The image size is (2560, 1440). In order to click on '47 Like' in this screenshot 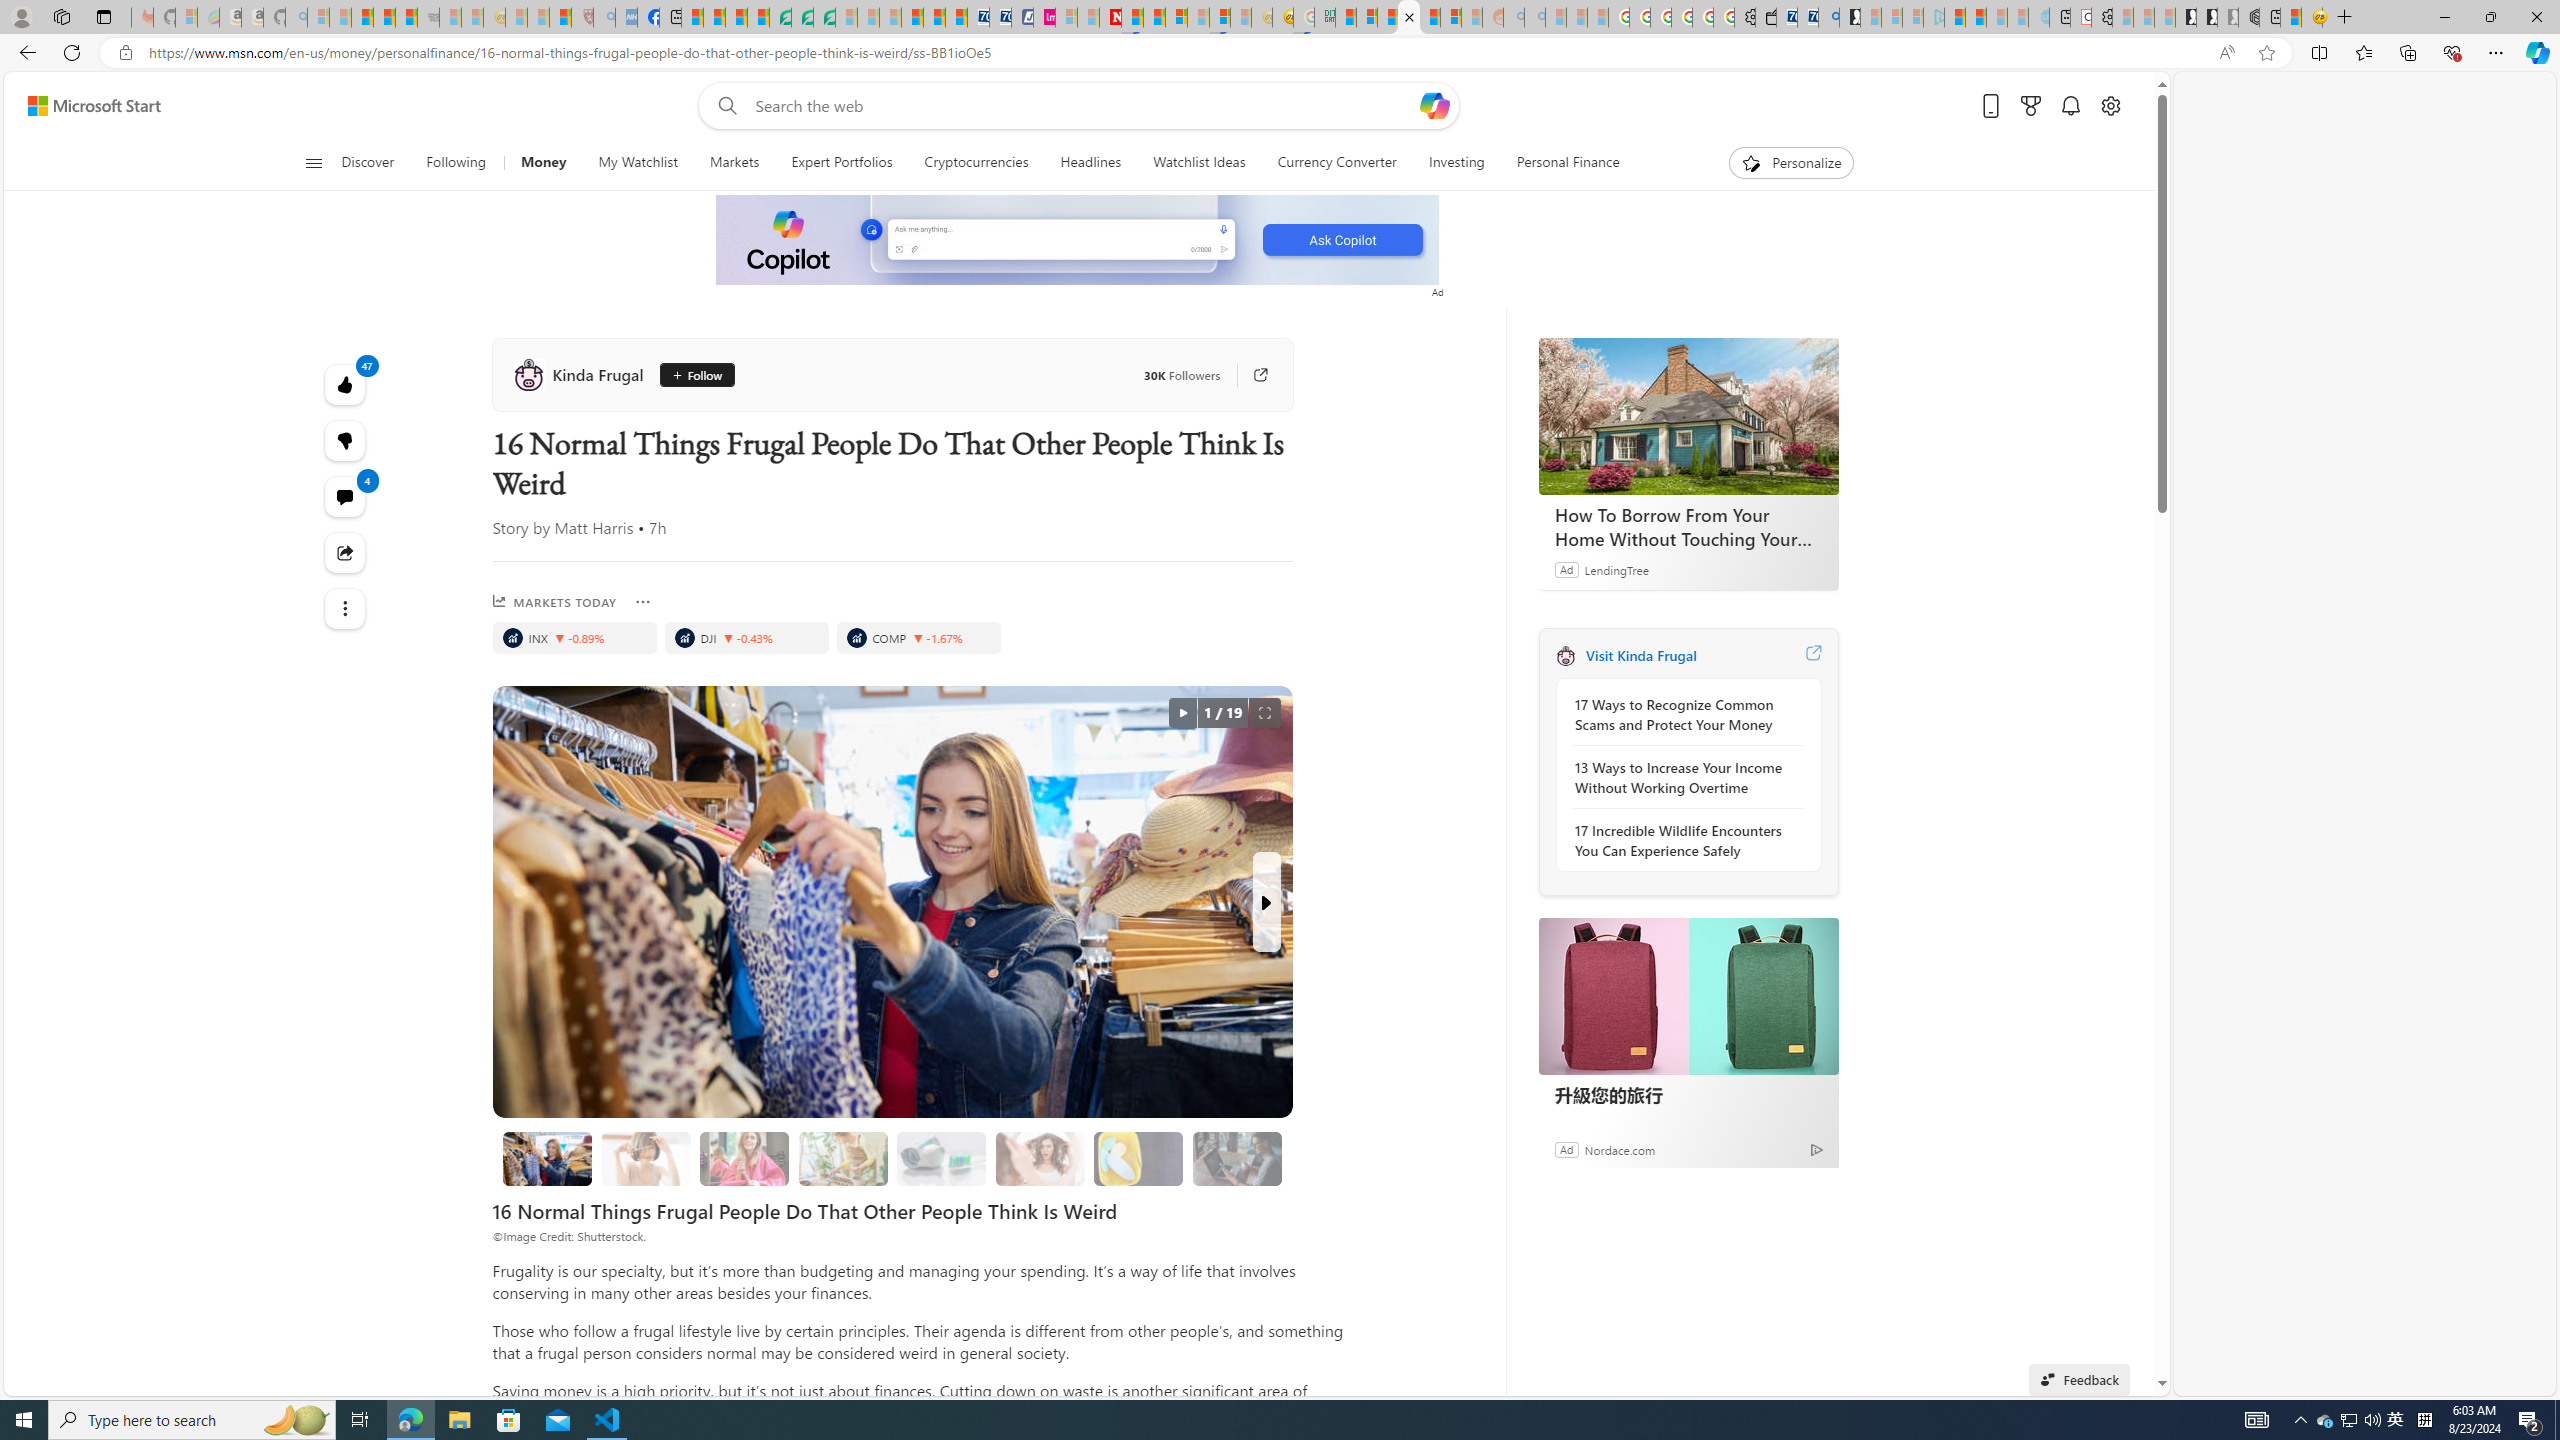, I will do `click(345, 383)`.